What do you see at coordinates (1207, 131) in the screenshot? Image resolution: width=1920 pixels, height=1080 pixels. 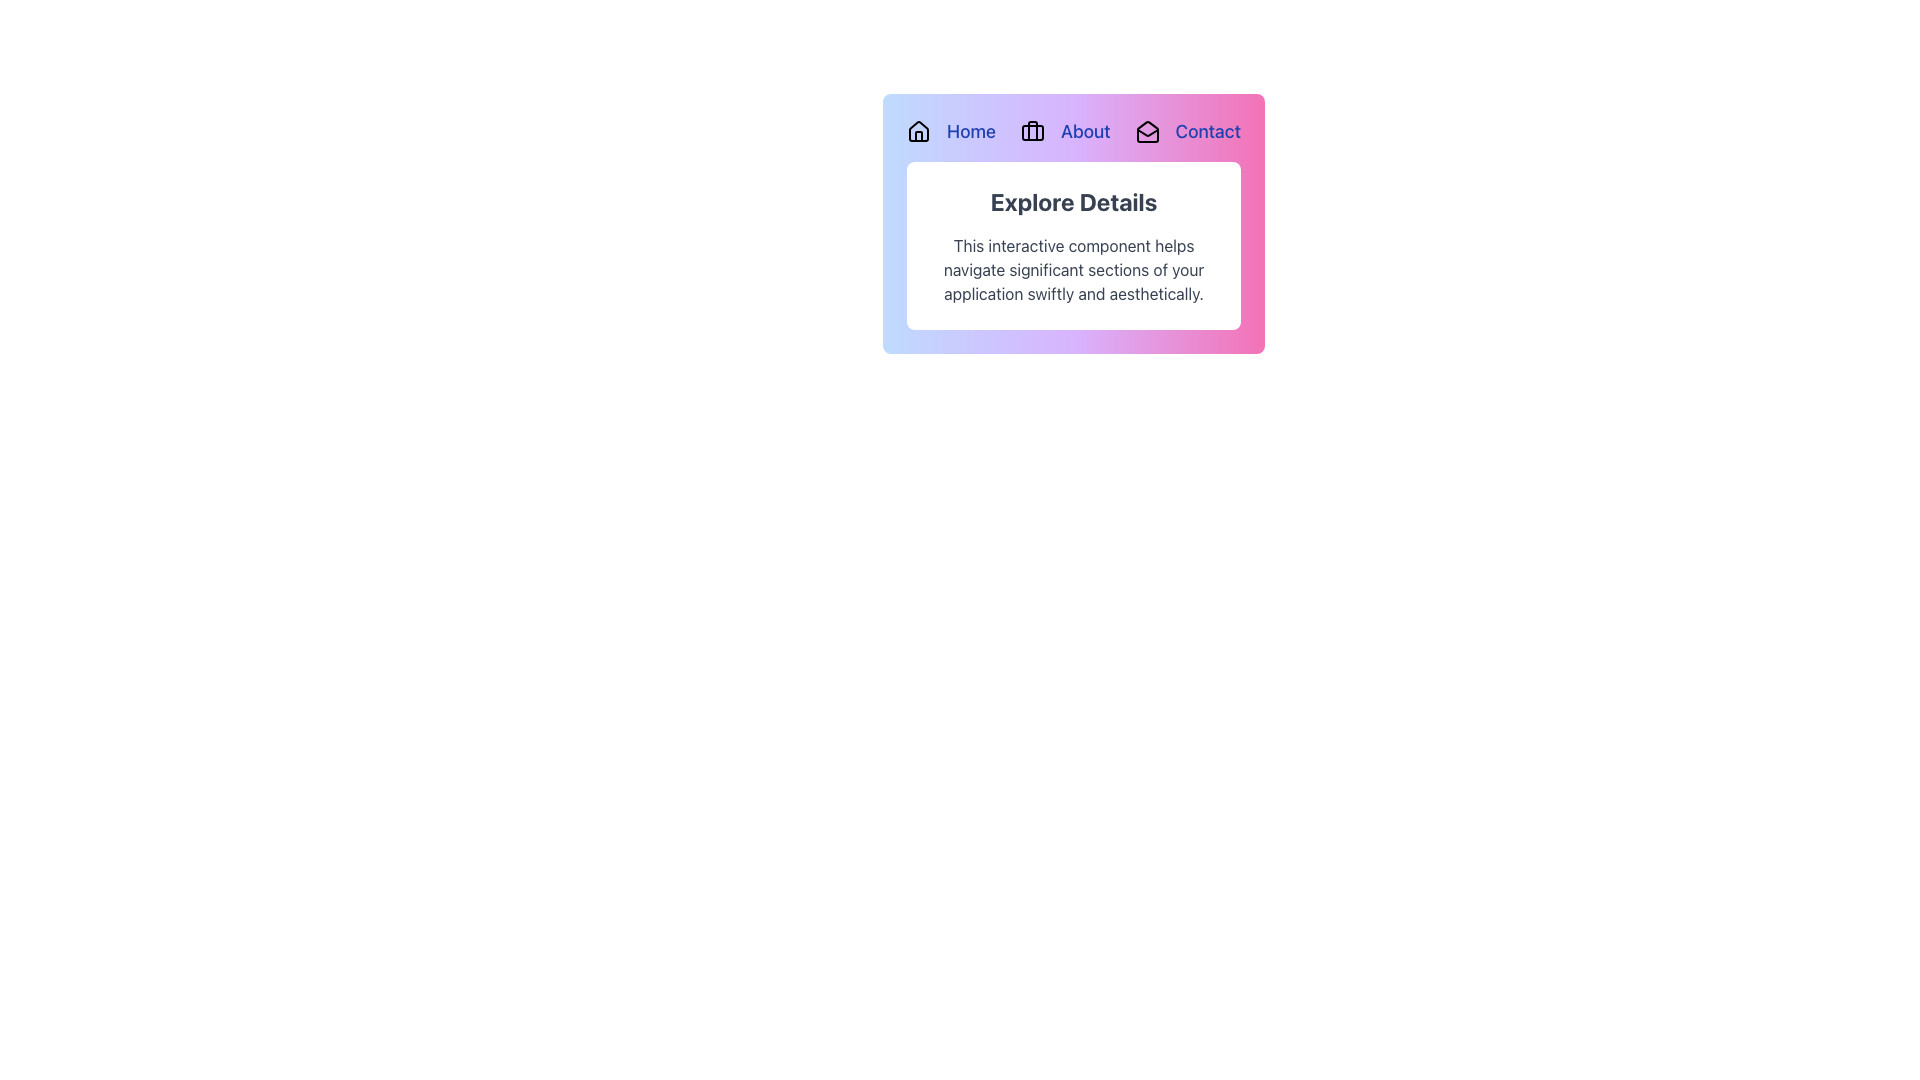 I see `the last navigation link button, which serves as a hyperlink to the contact page` at bounding box center [1207, 131].